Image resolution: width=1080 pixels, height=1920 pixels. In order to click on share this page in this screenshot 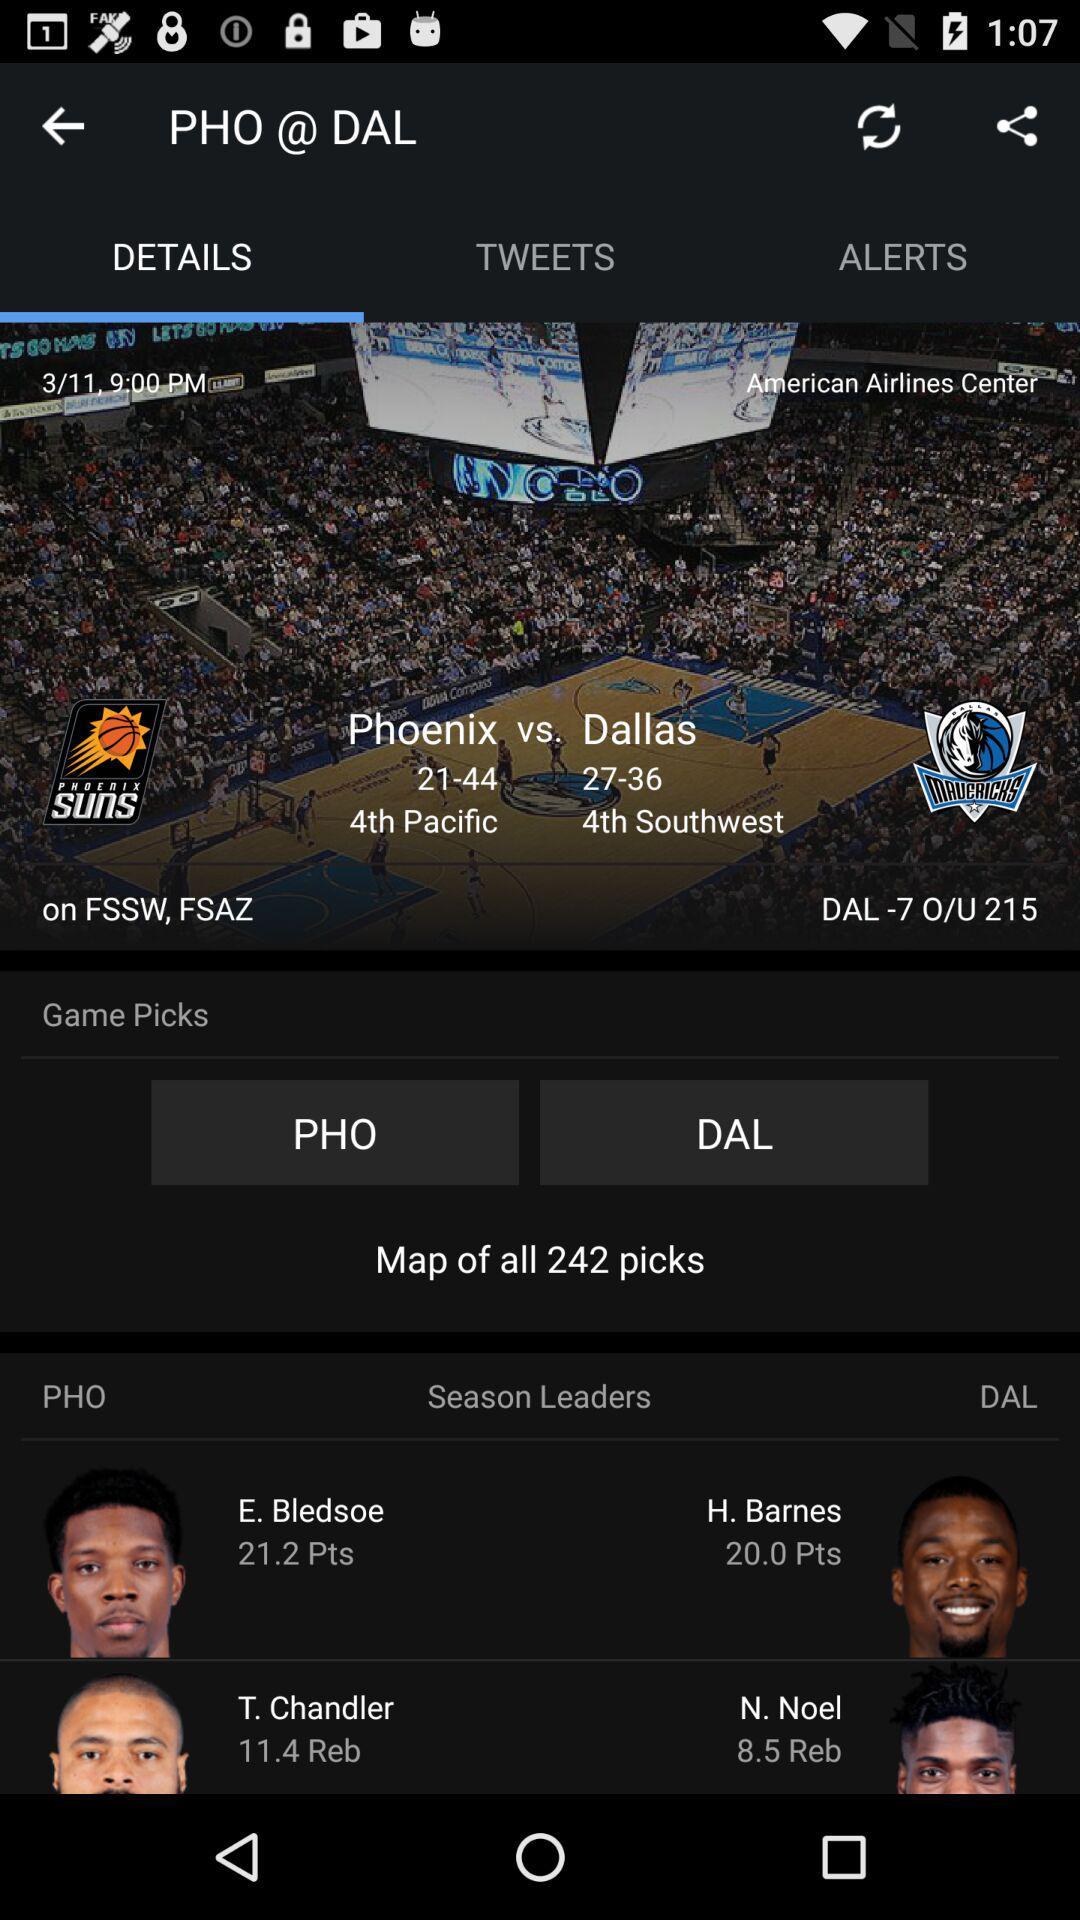, I will do `click(1017, 124)`.